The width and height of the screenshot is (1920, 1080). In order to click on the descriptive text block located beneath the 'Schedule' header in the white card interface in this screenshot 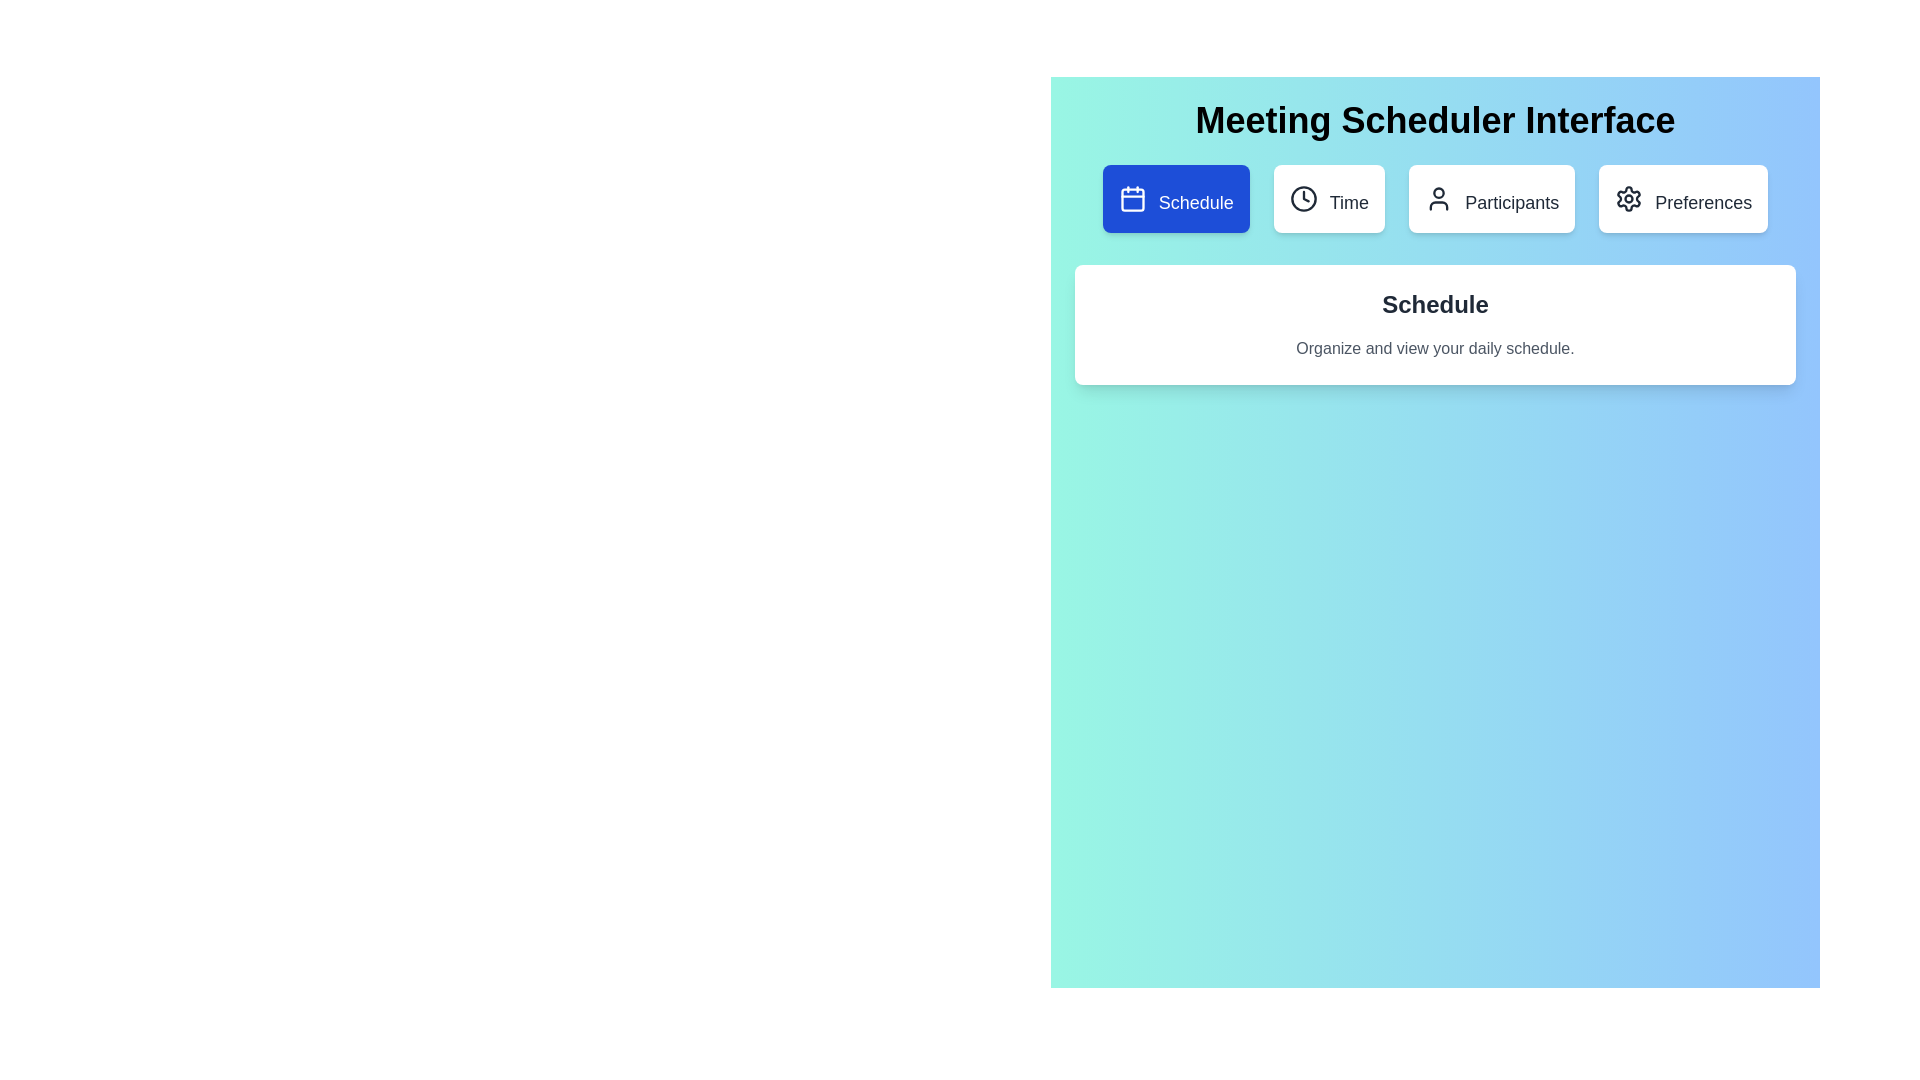, I will do `click(1434, 347)`.